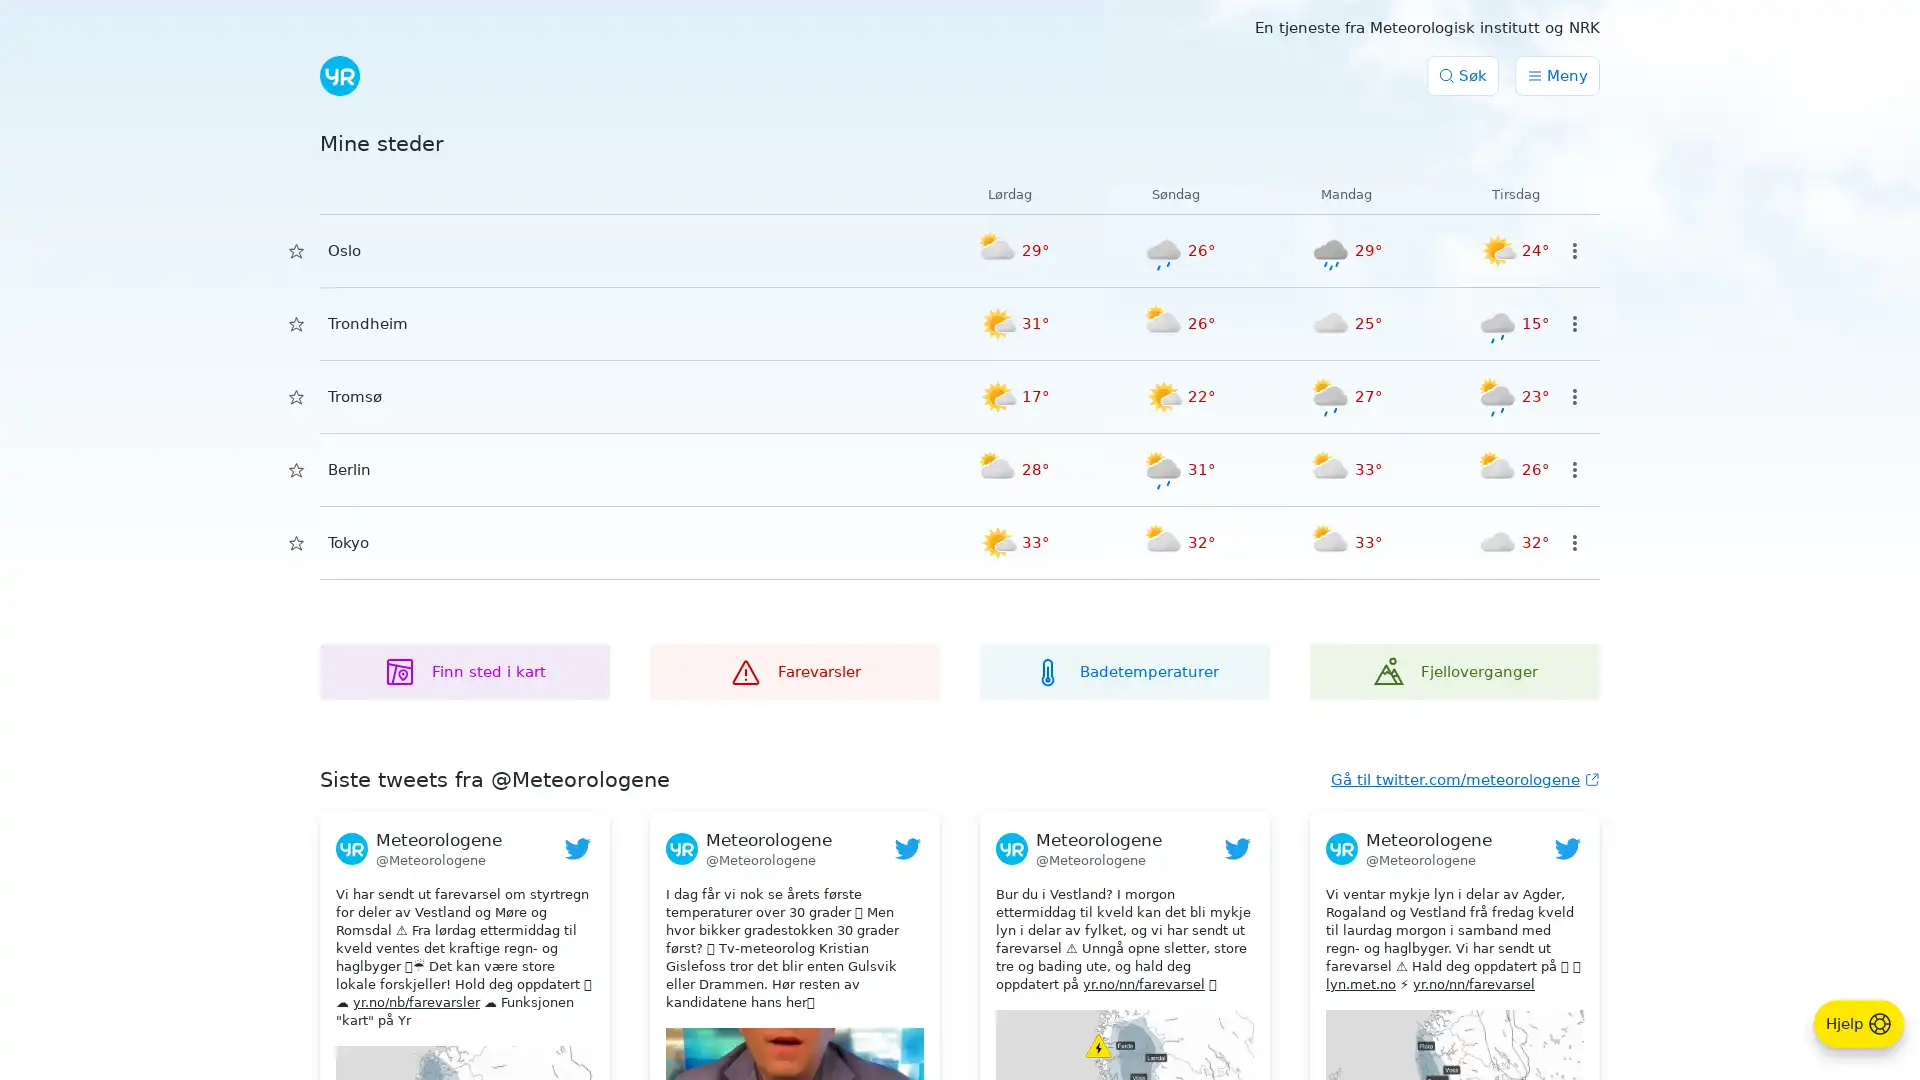 The image size is (1920, 1080). What do you see at coordinates (1573, 249) in the screenshot?
I see `Valg for sted` at bounding box center [1573, 249].